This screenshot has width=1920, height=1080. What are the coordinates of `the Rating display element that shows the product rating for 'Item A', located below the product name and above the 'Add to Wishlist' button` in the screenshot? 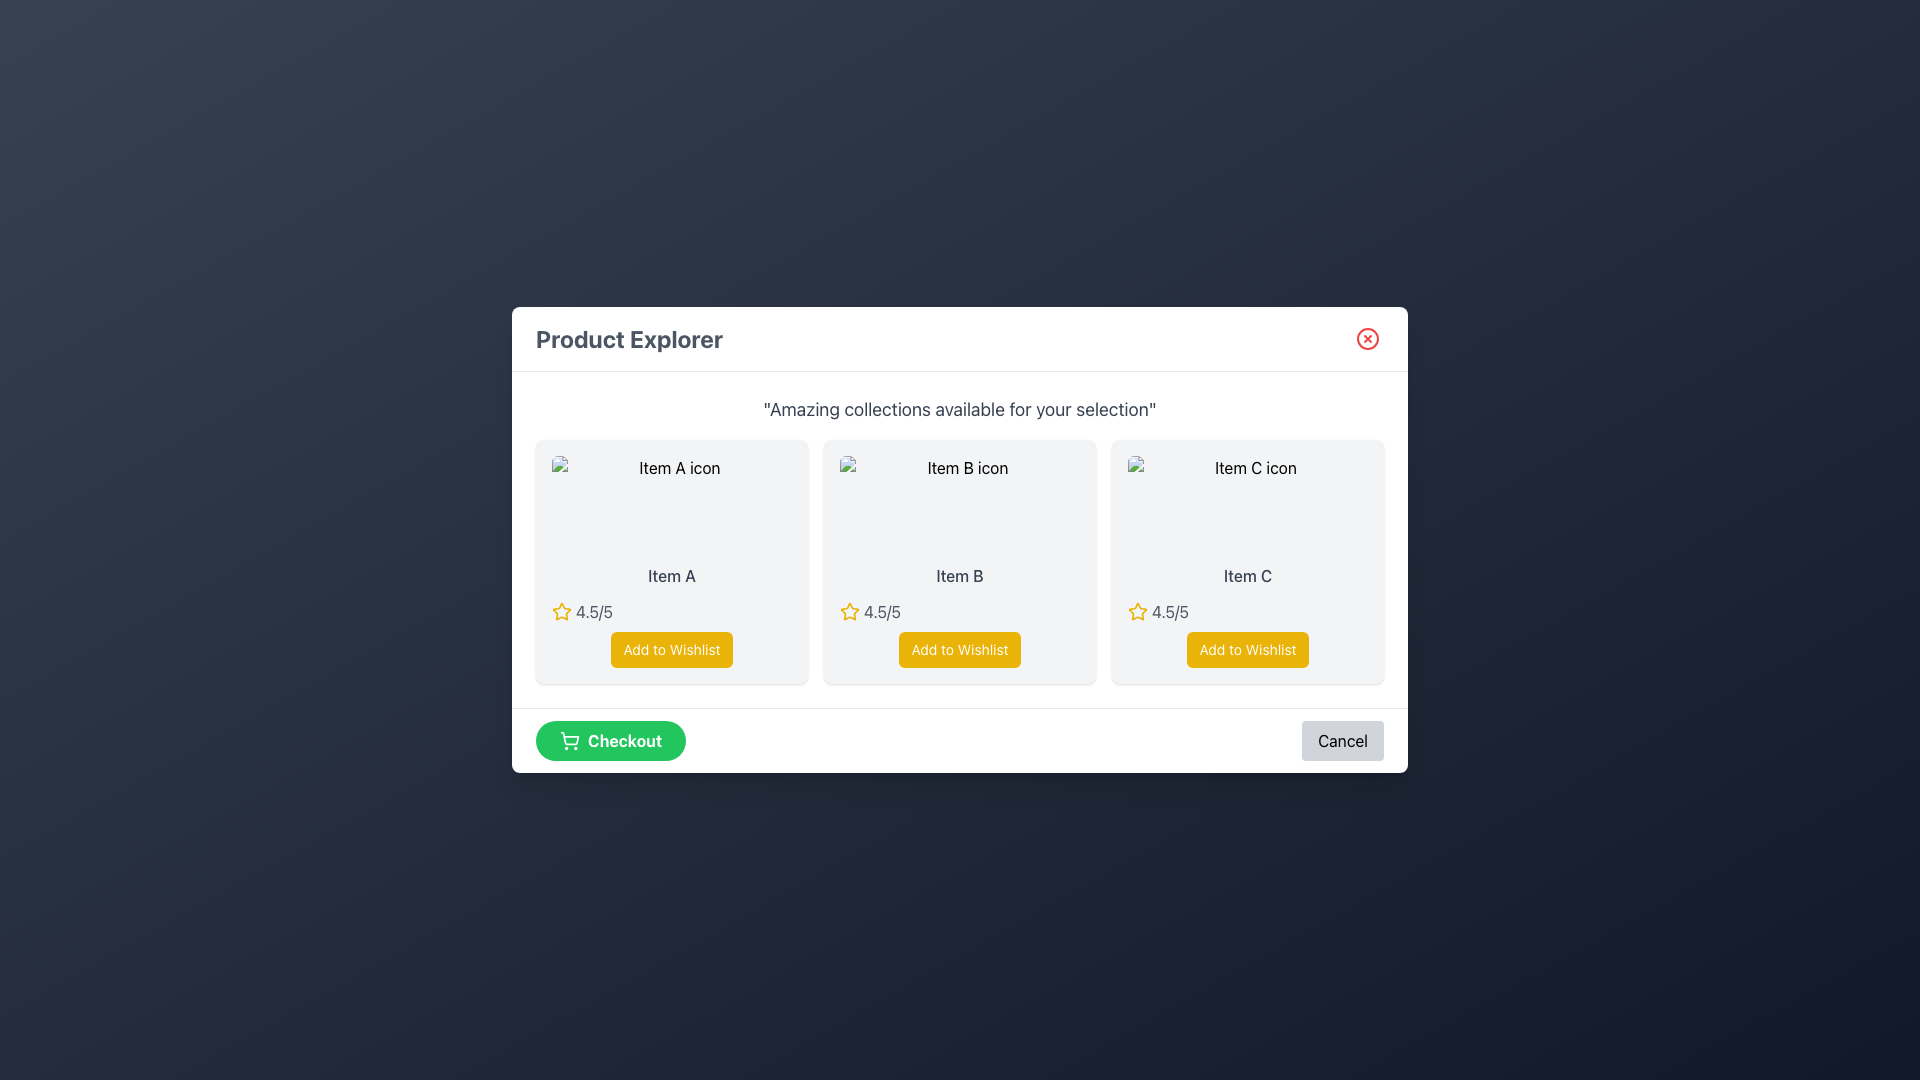 It's located at (672, 611).